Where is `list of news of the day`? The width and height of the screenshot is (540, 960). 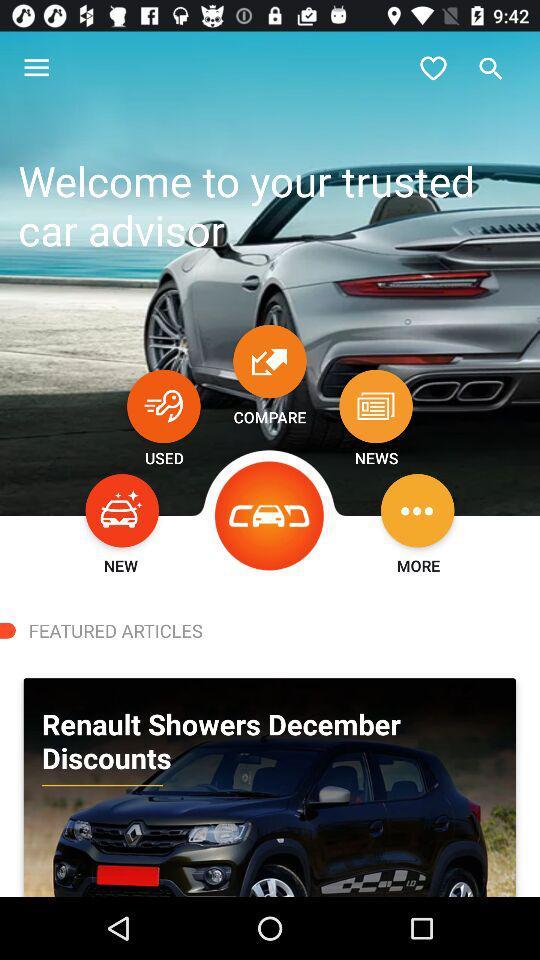 list of news of the day is located at coordinates (376, 405).